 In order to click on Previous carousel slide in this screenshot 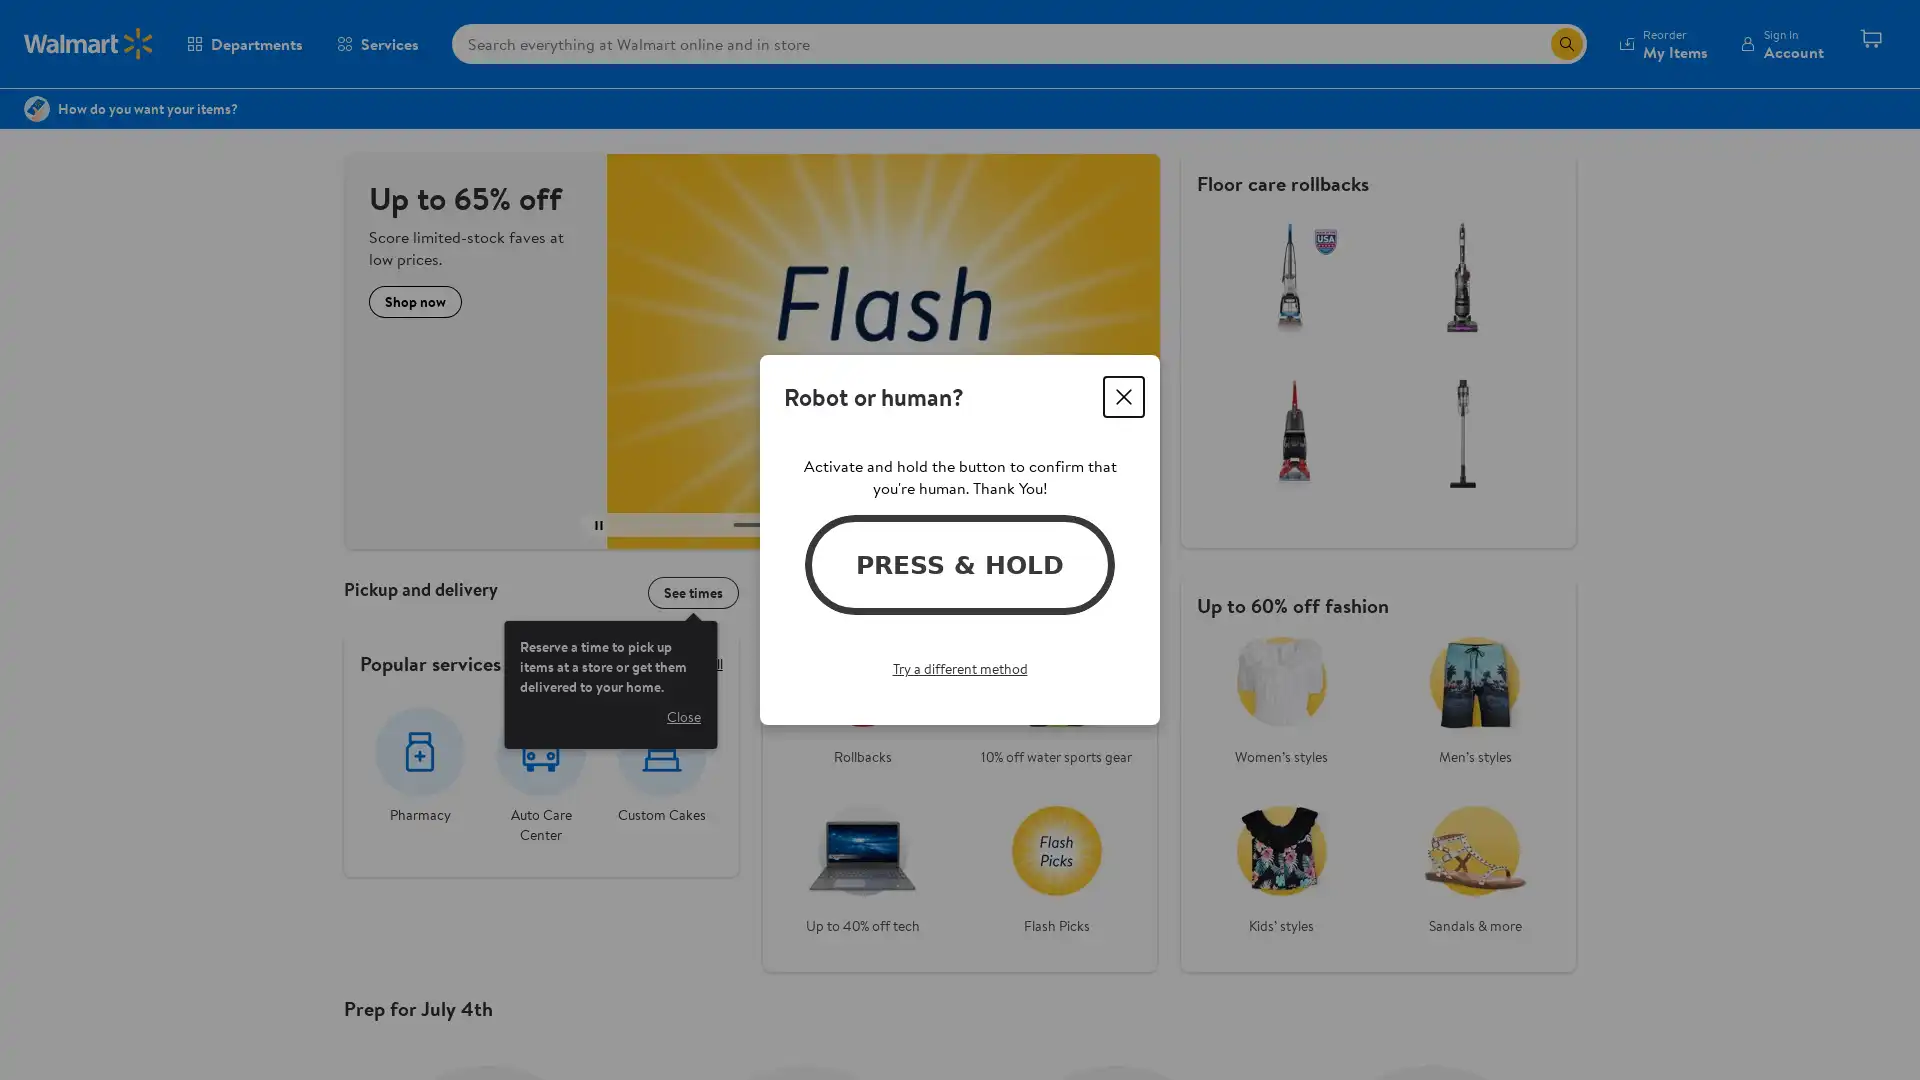, I will do `click(739, 523)`.